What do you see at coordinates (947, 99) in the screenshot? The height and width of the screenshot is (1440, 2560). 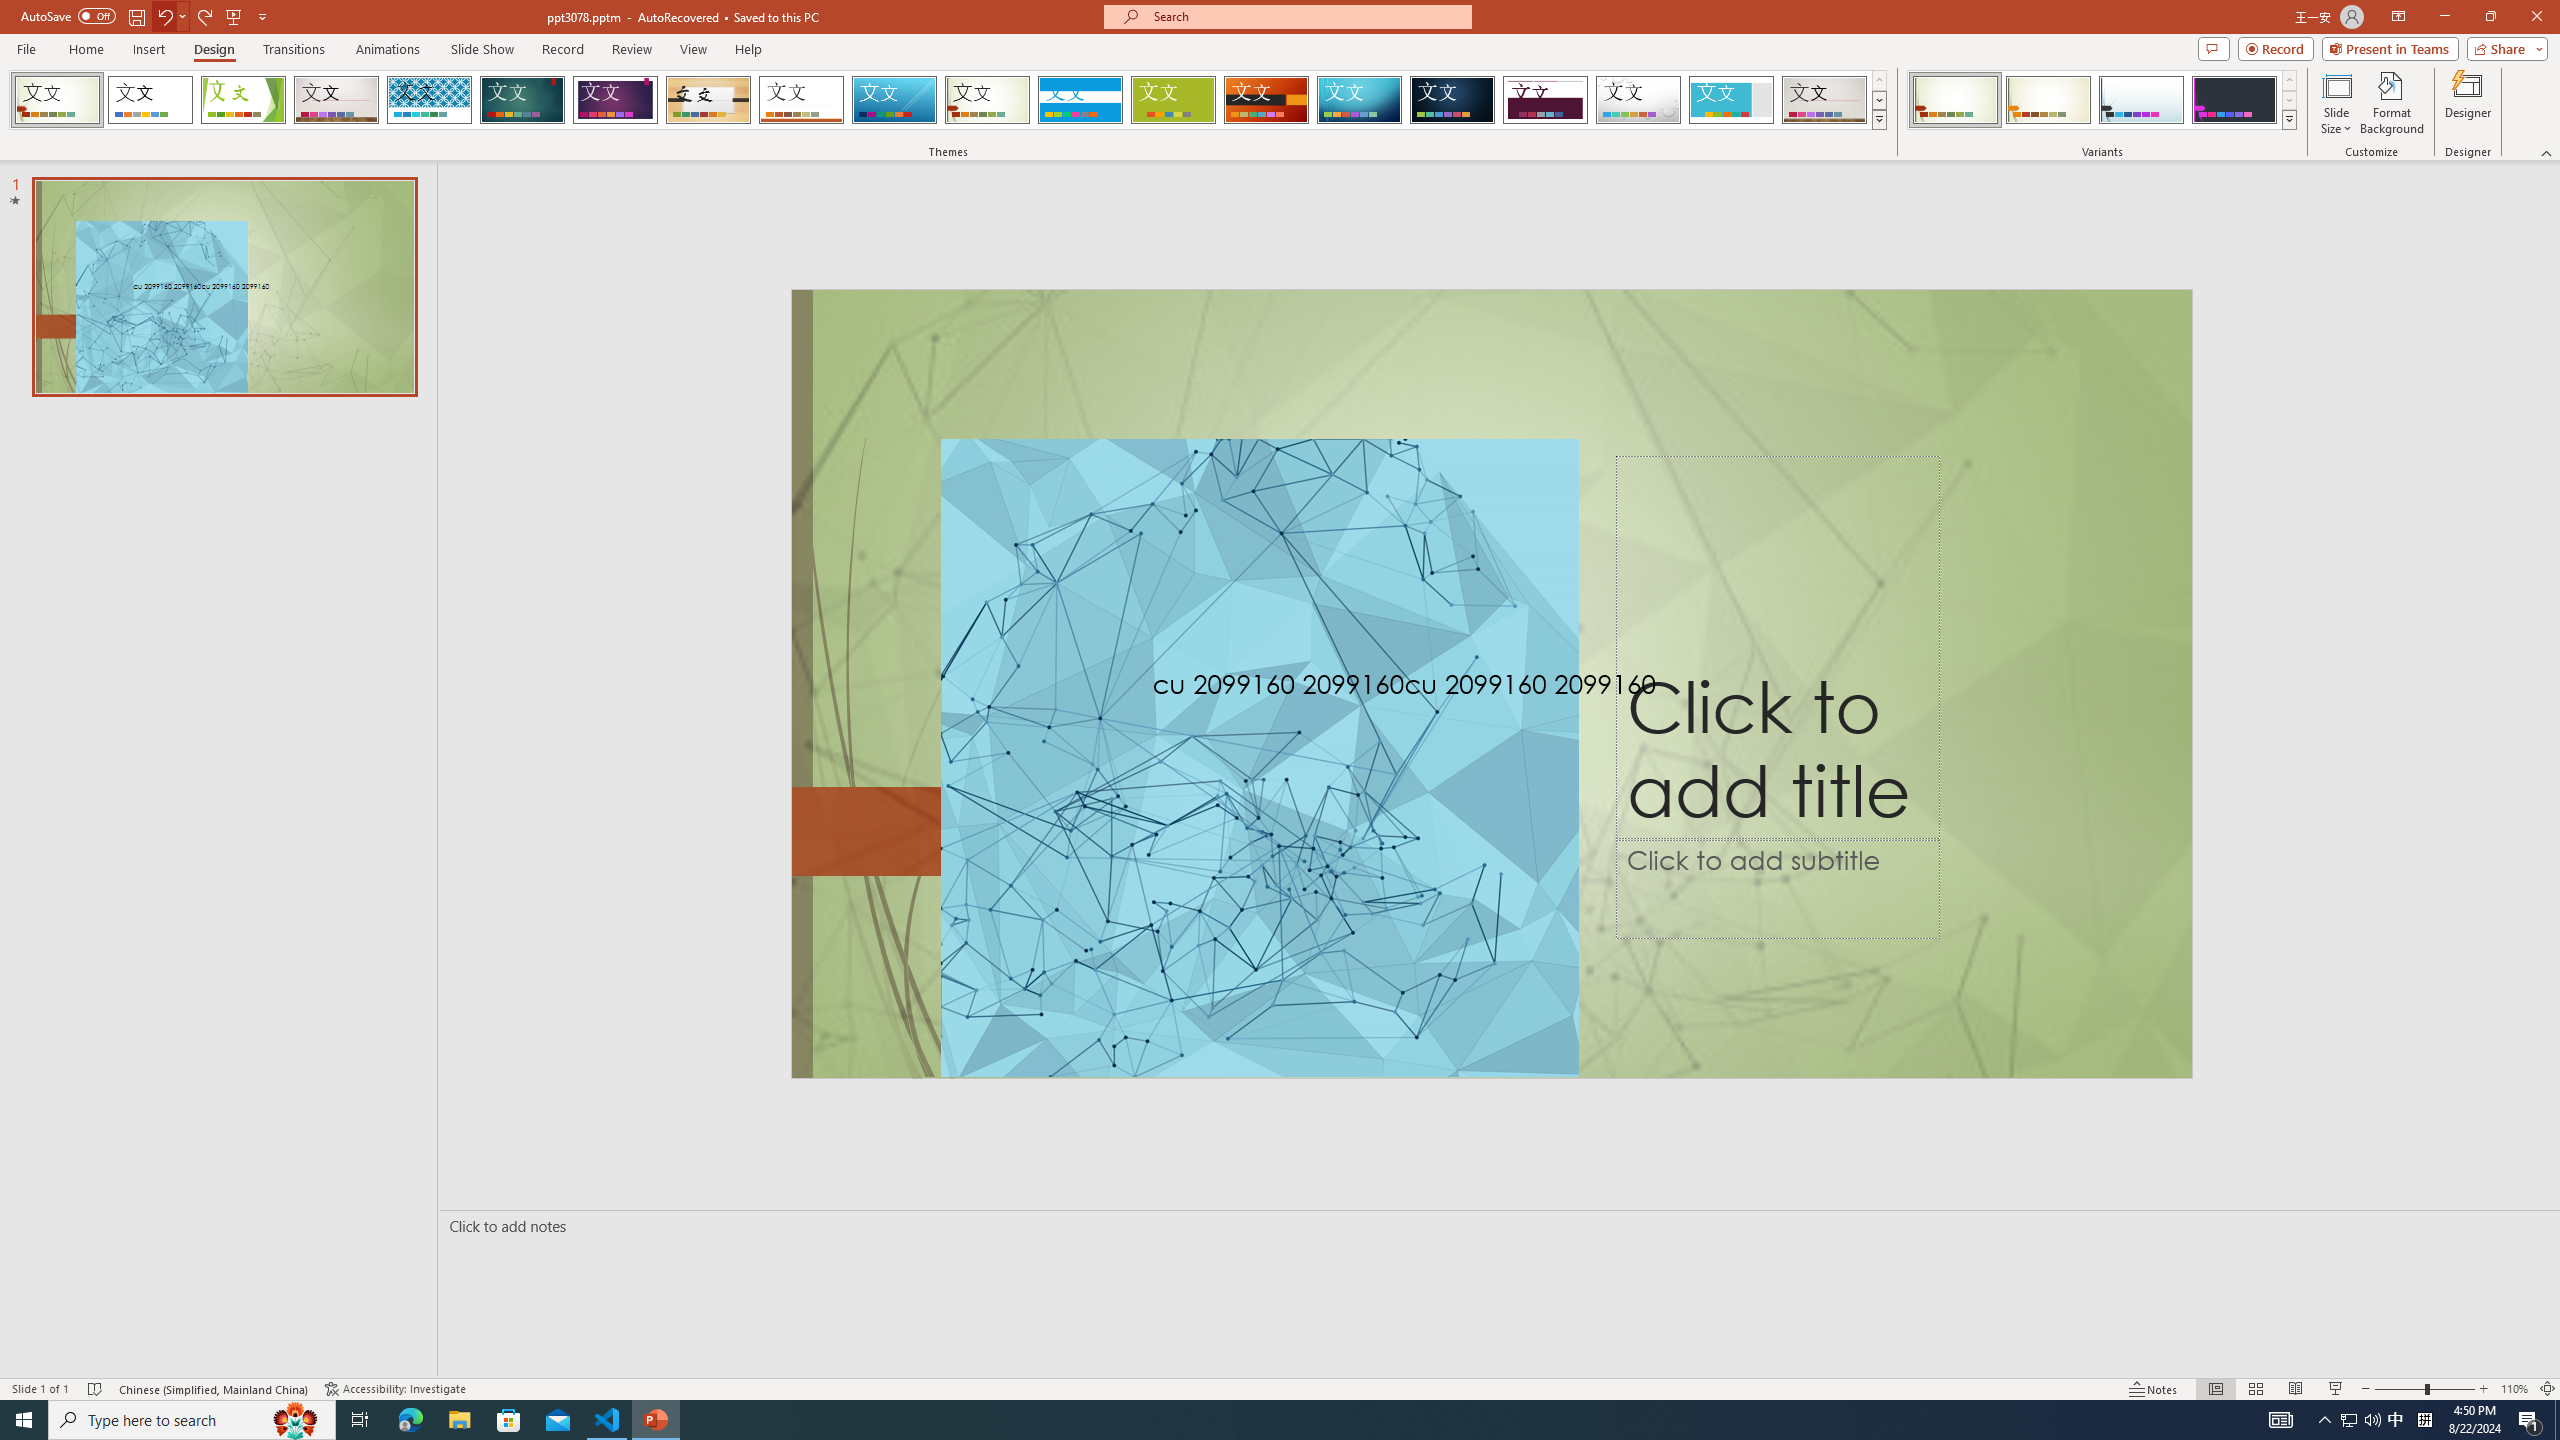 I see `'AutomationID: SlideThemesGallery'` at bounding box center [947, 99].